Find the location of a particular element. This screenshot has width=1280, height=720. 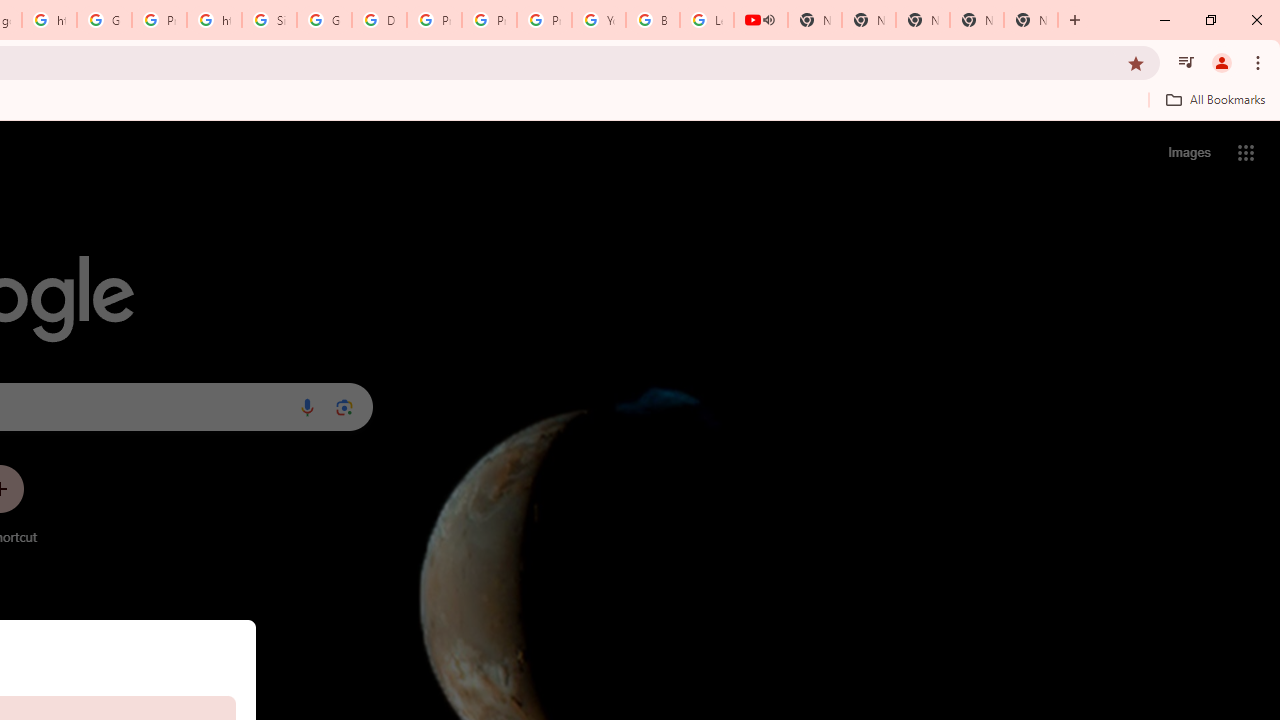

'New Tab' is located at coordinates (1031, 20).